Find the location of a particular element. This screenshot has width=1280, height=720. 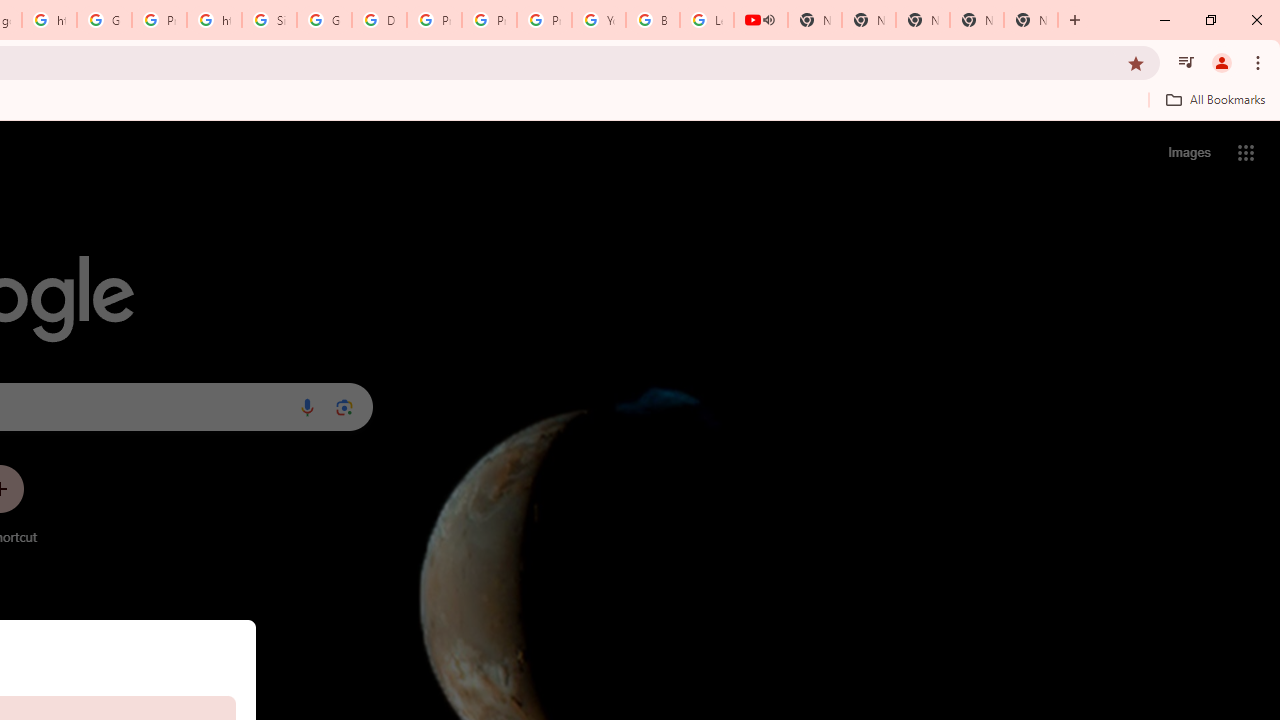

'New Tab' is located at coordinates (1031, 20).